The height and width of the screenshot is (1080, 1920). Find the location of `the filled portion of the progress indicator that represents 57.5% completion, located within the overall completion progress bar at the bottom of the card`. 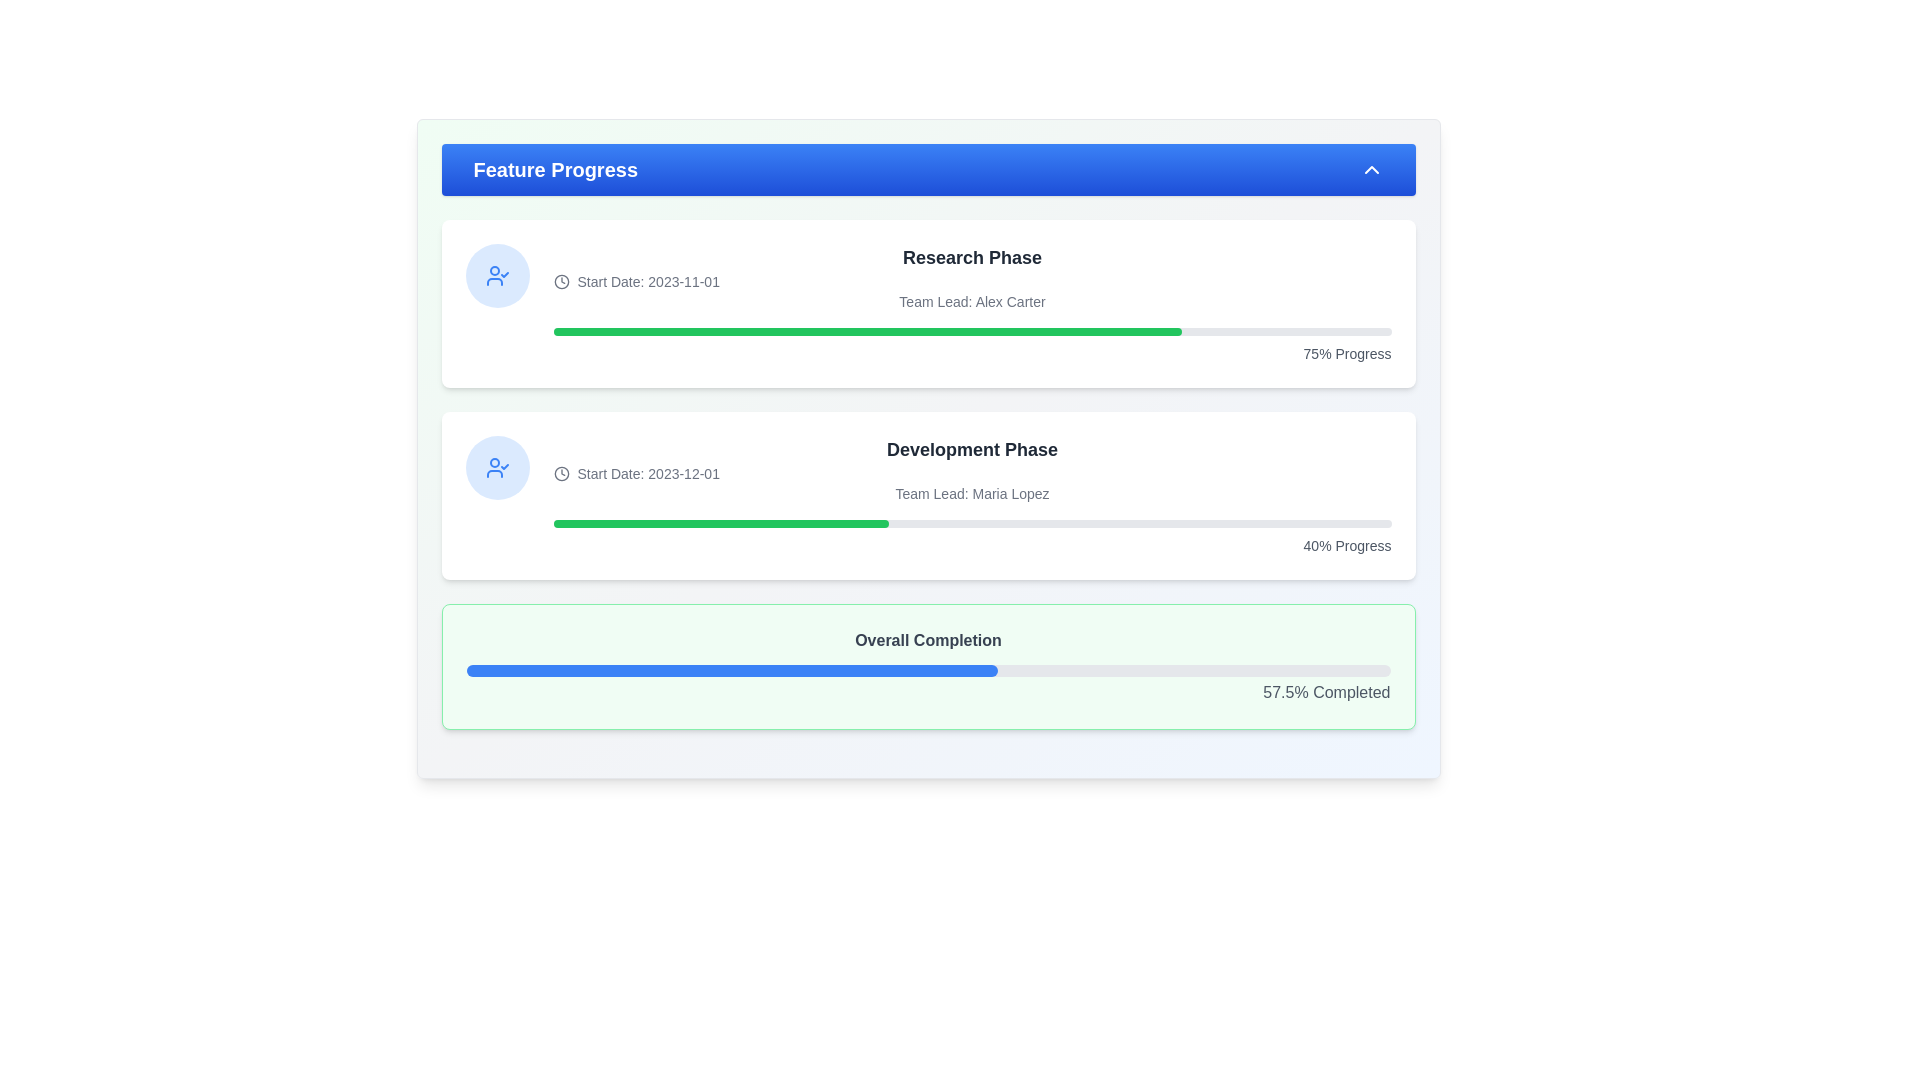

the filled portion of the progress indicator that represents 57.5% completion, located within the overall completion progress bar at the bottom of the card is located at coordinates (731, 671).